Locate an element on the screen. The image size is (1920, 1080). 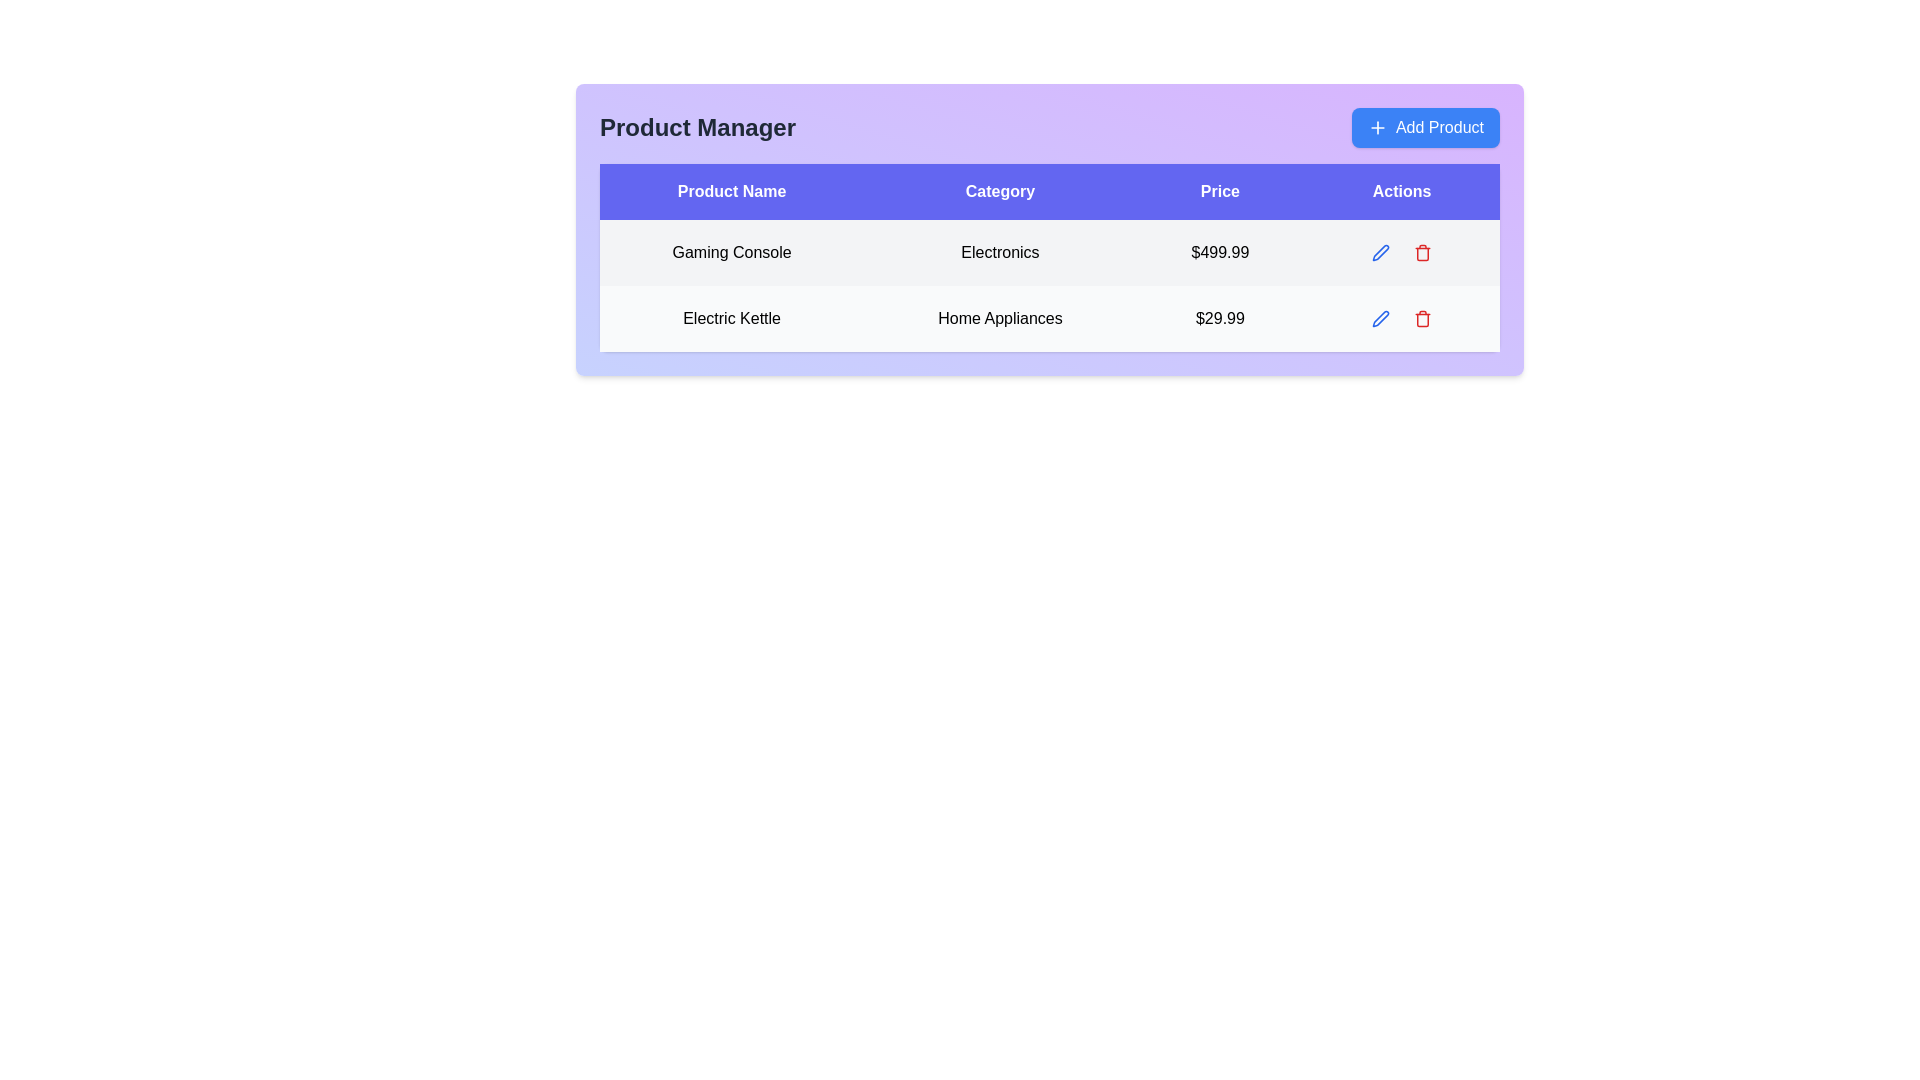
the 'Gaming Console' text label located in the first row under the 'Product Name' column of the table is located at coordinates (731, 252).